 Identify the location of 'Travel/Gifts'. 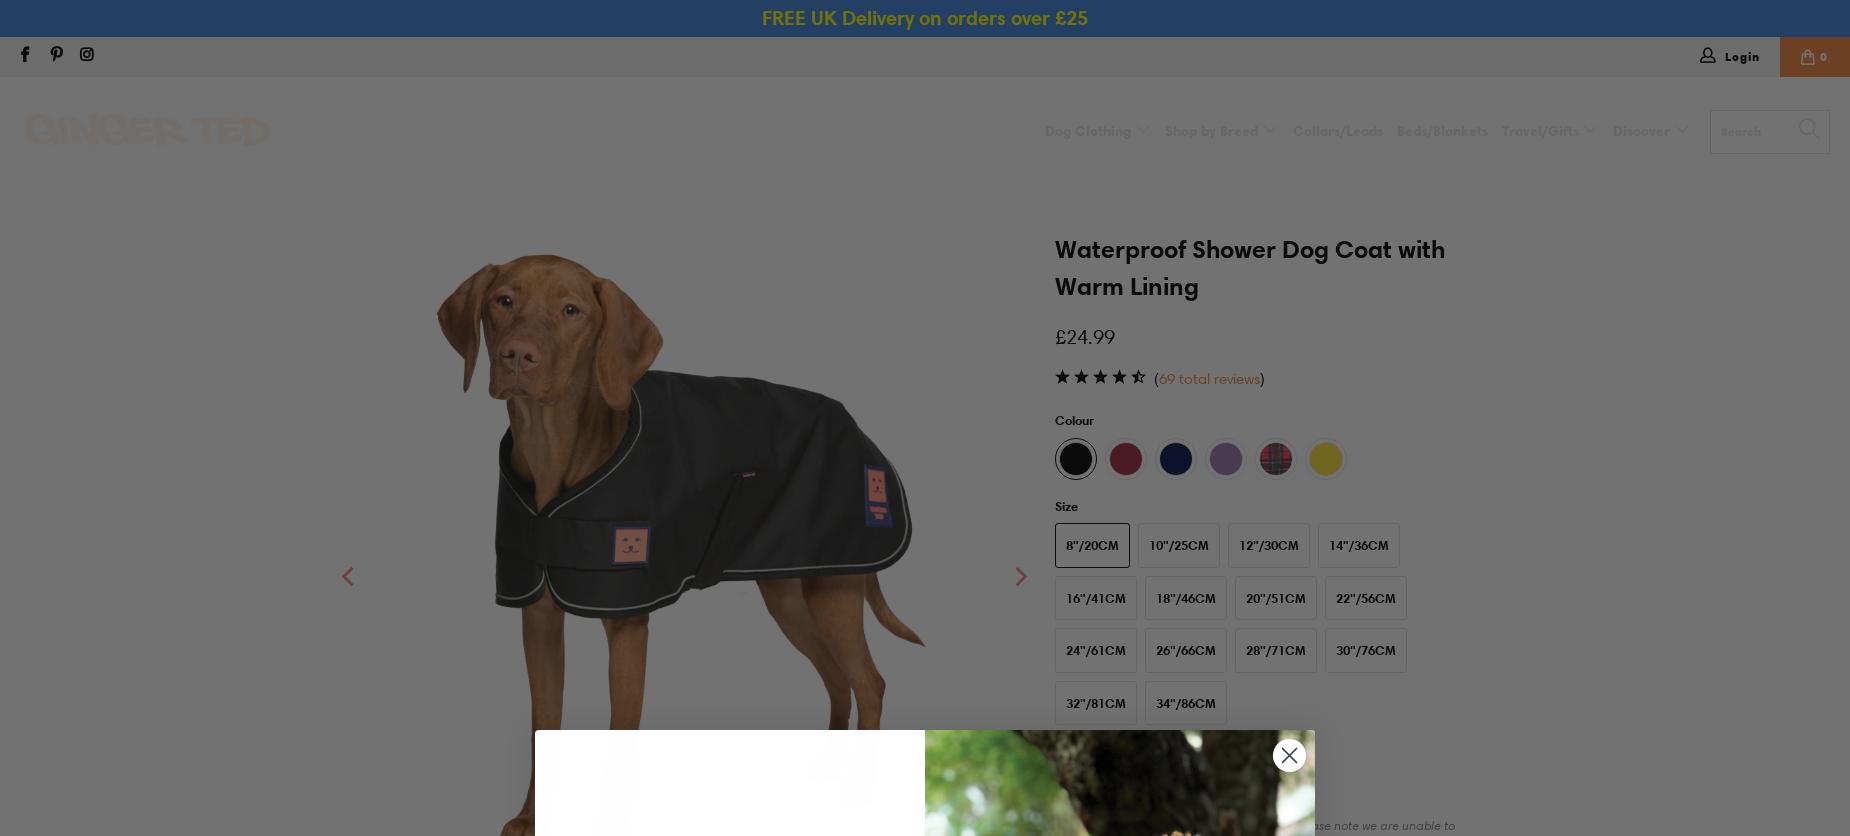
(1541, 130).